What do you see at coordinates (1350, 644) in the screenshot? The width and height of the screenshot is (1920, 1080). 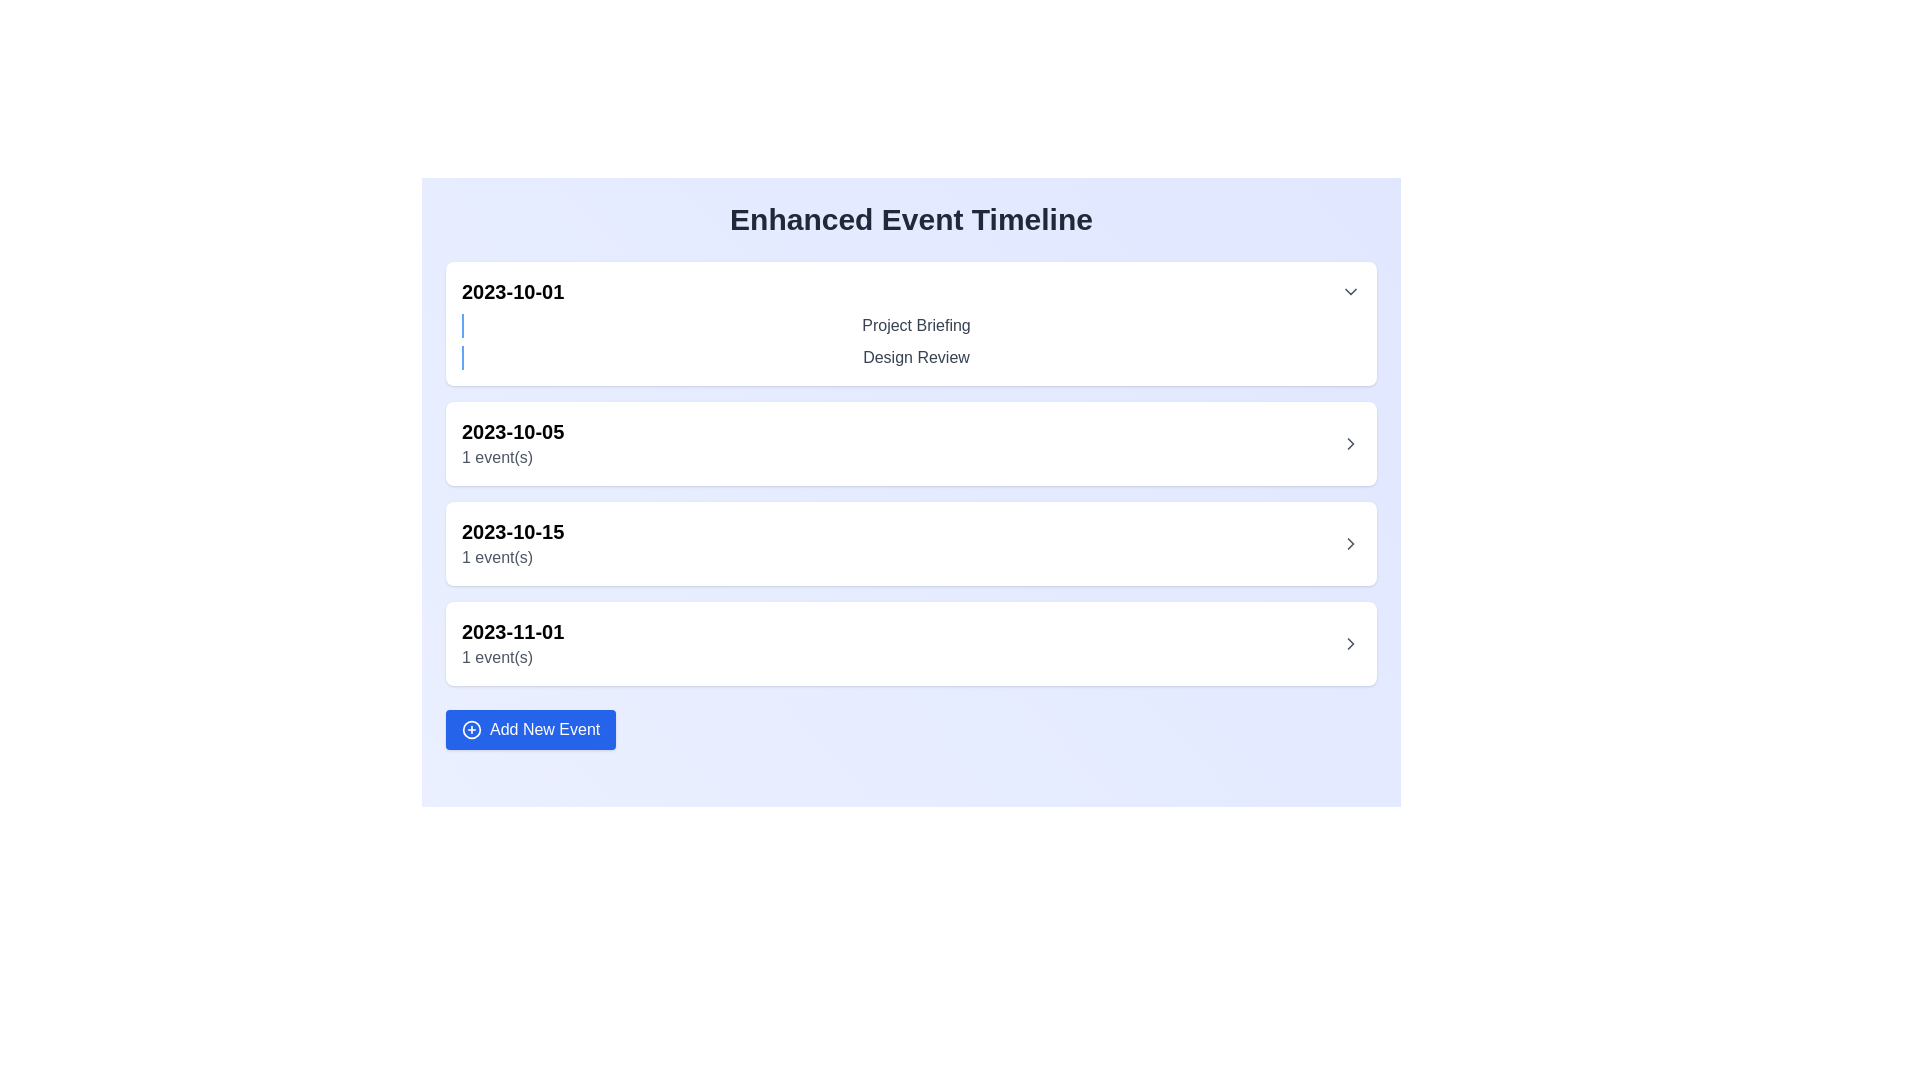 I see `the arrow icon representing the 'go to details' or 'expand' action in the last row of the event timeline for '2023-11-01'` at bounding box center [1350, 644].